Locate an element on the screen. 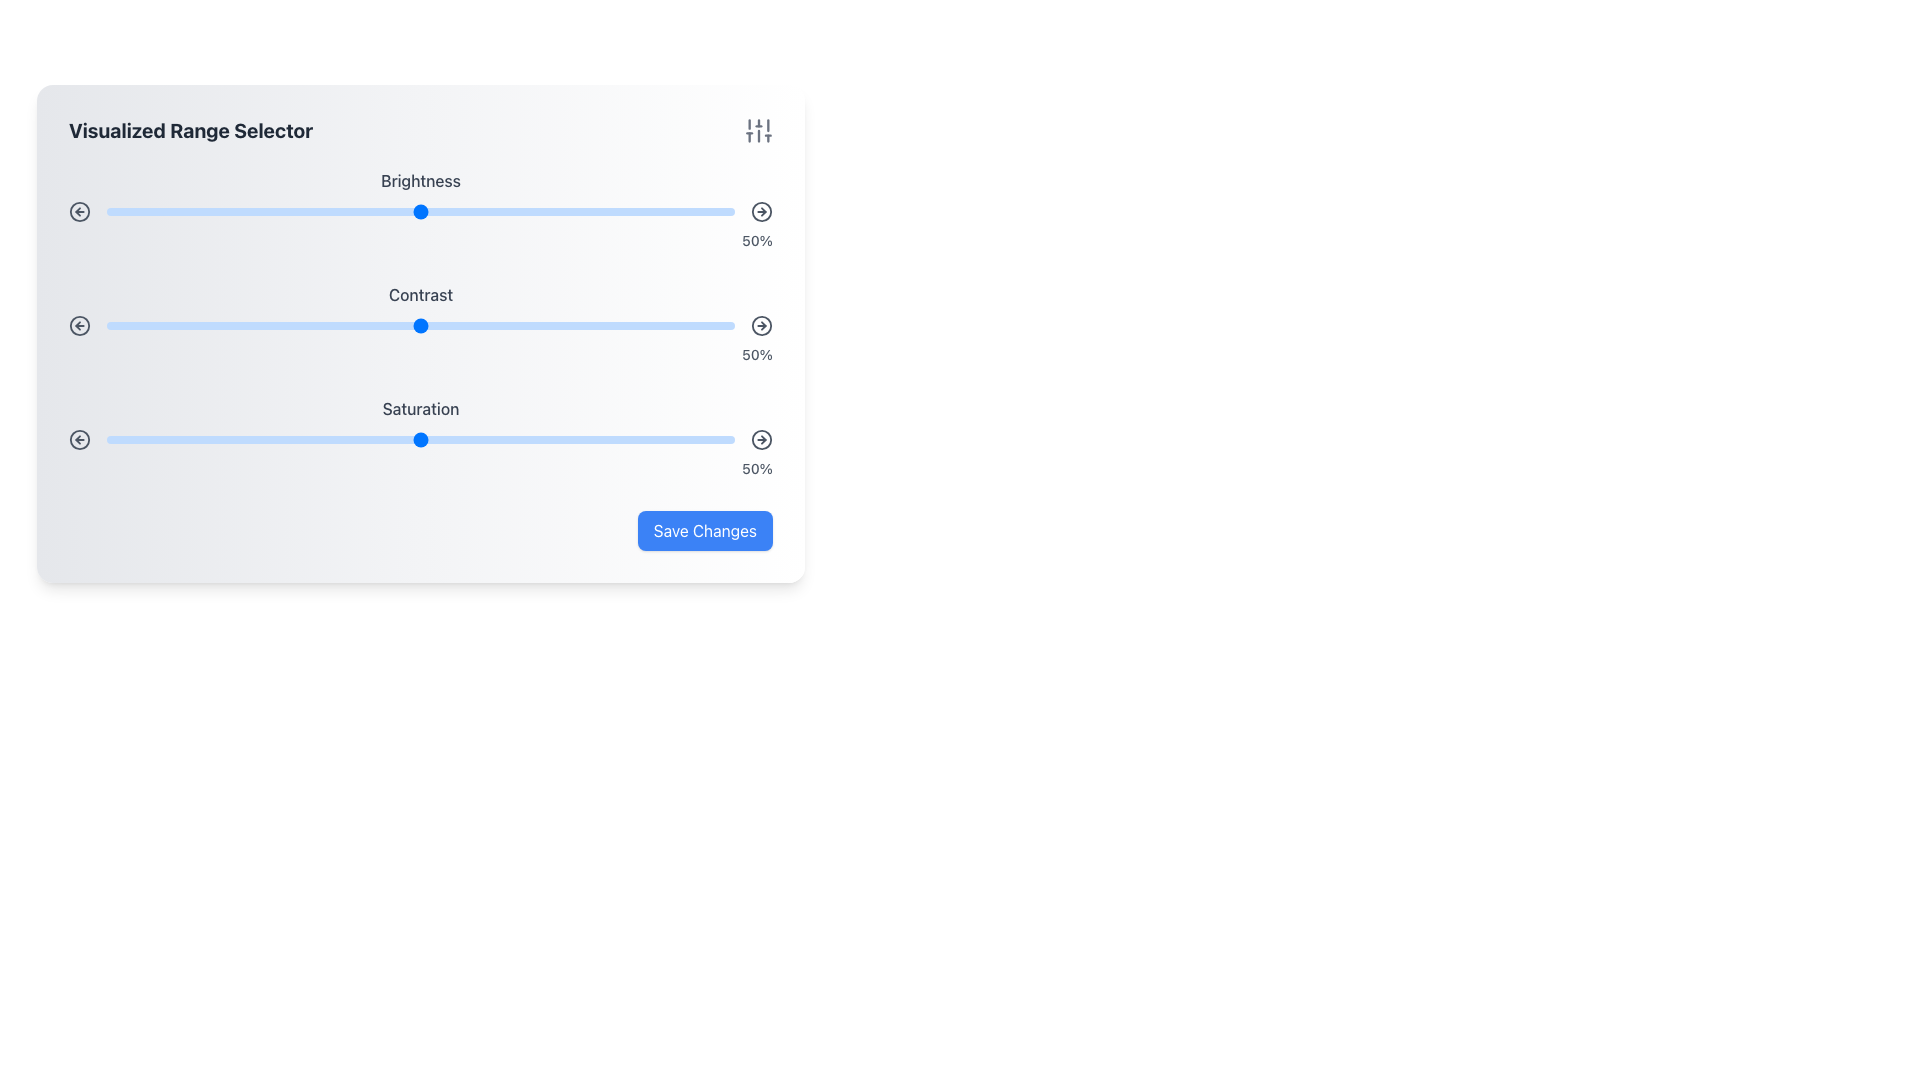 The height and width of the screenshot is (1080, 1920). contrast is located at coordinates (383, 325).